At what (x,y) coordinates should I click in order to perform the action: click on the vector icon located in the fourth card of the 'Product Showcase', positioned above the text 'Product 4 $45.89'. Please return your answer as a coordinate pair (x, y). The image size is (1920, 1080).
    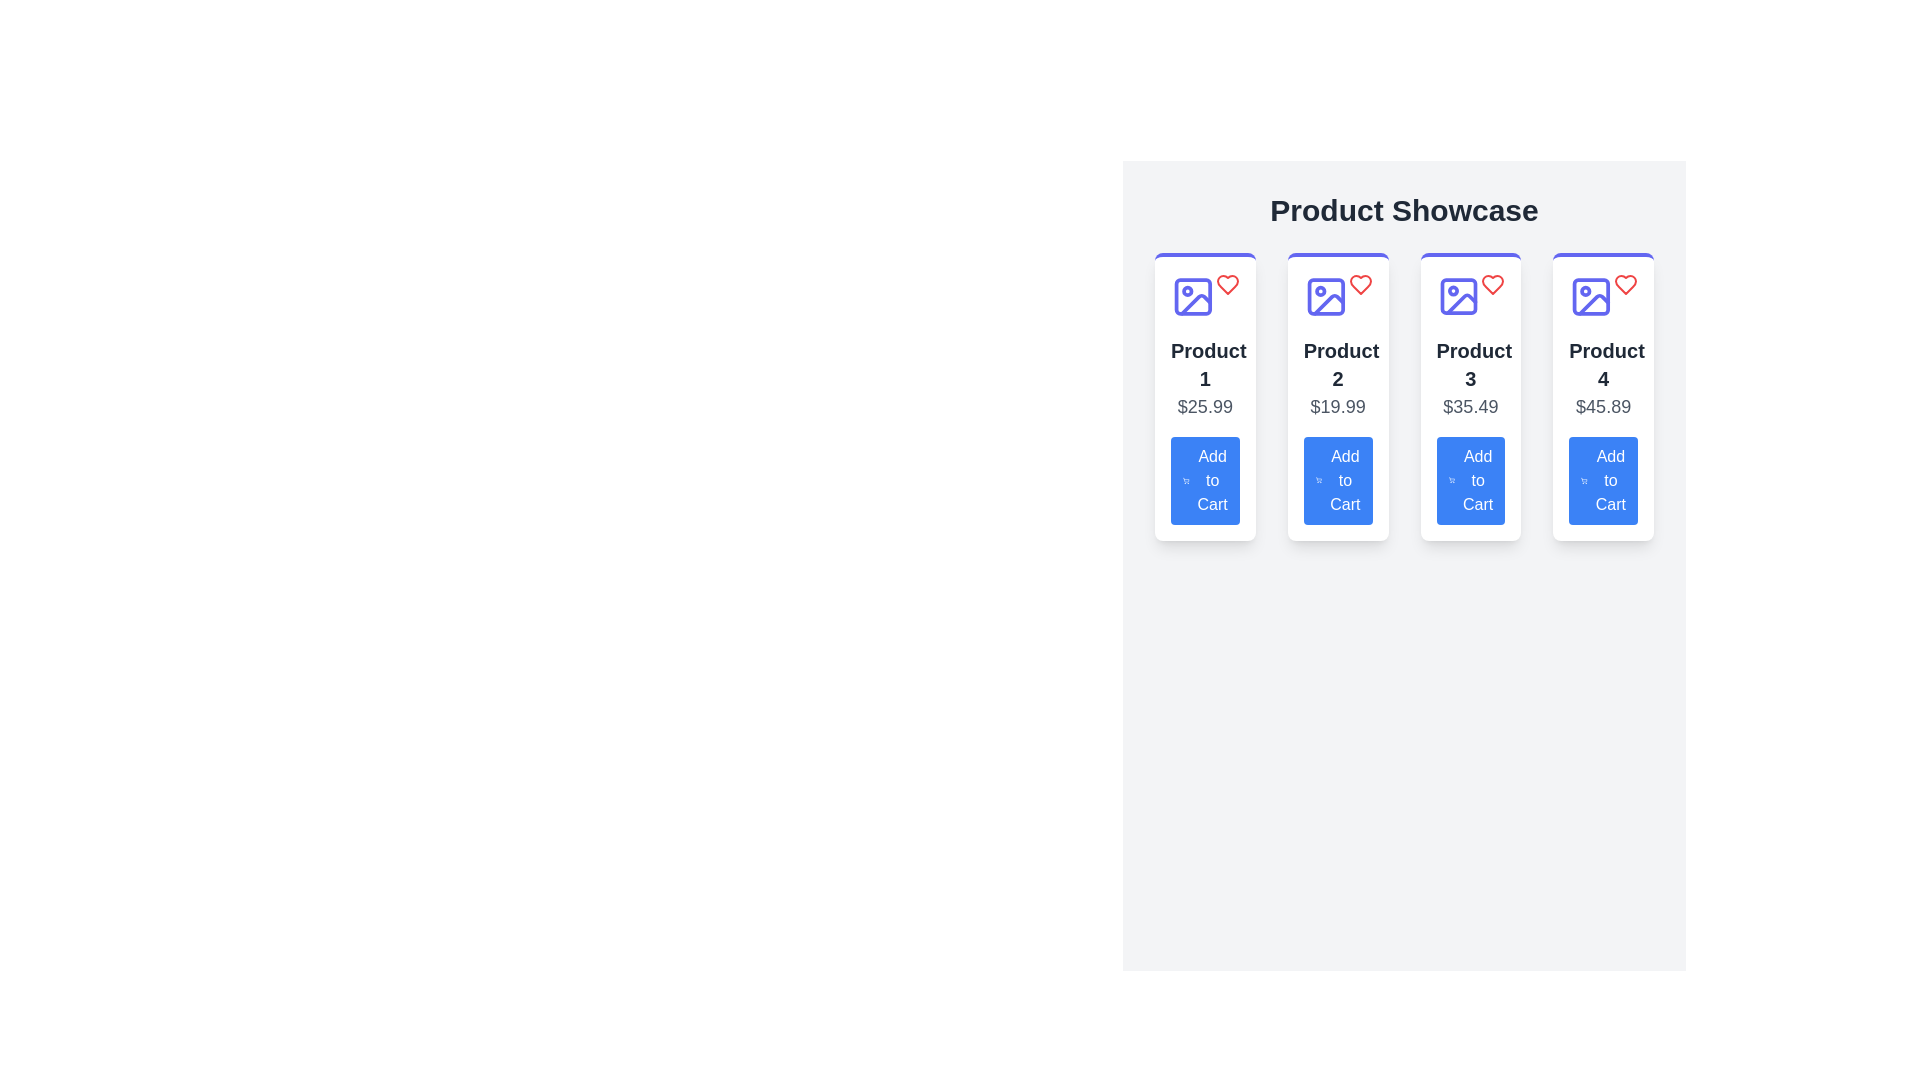
    Looking at the image, I should click on (1590, 297).